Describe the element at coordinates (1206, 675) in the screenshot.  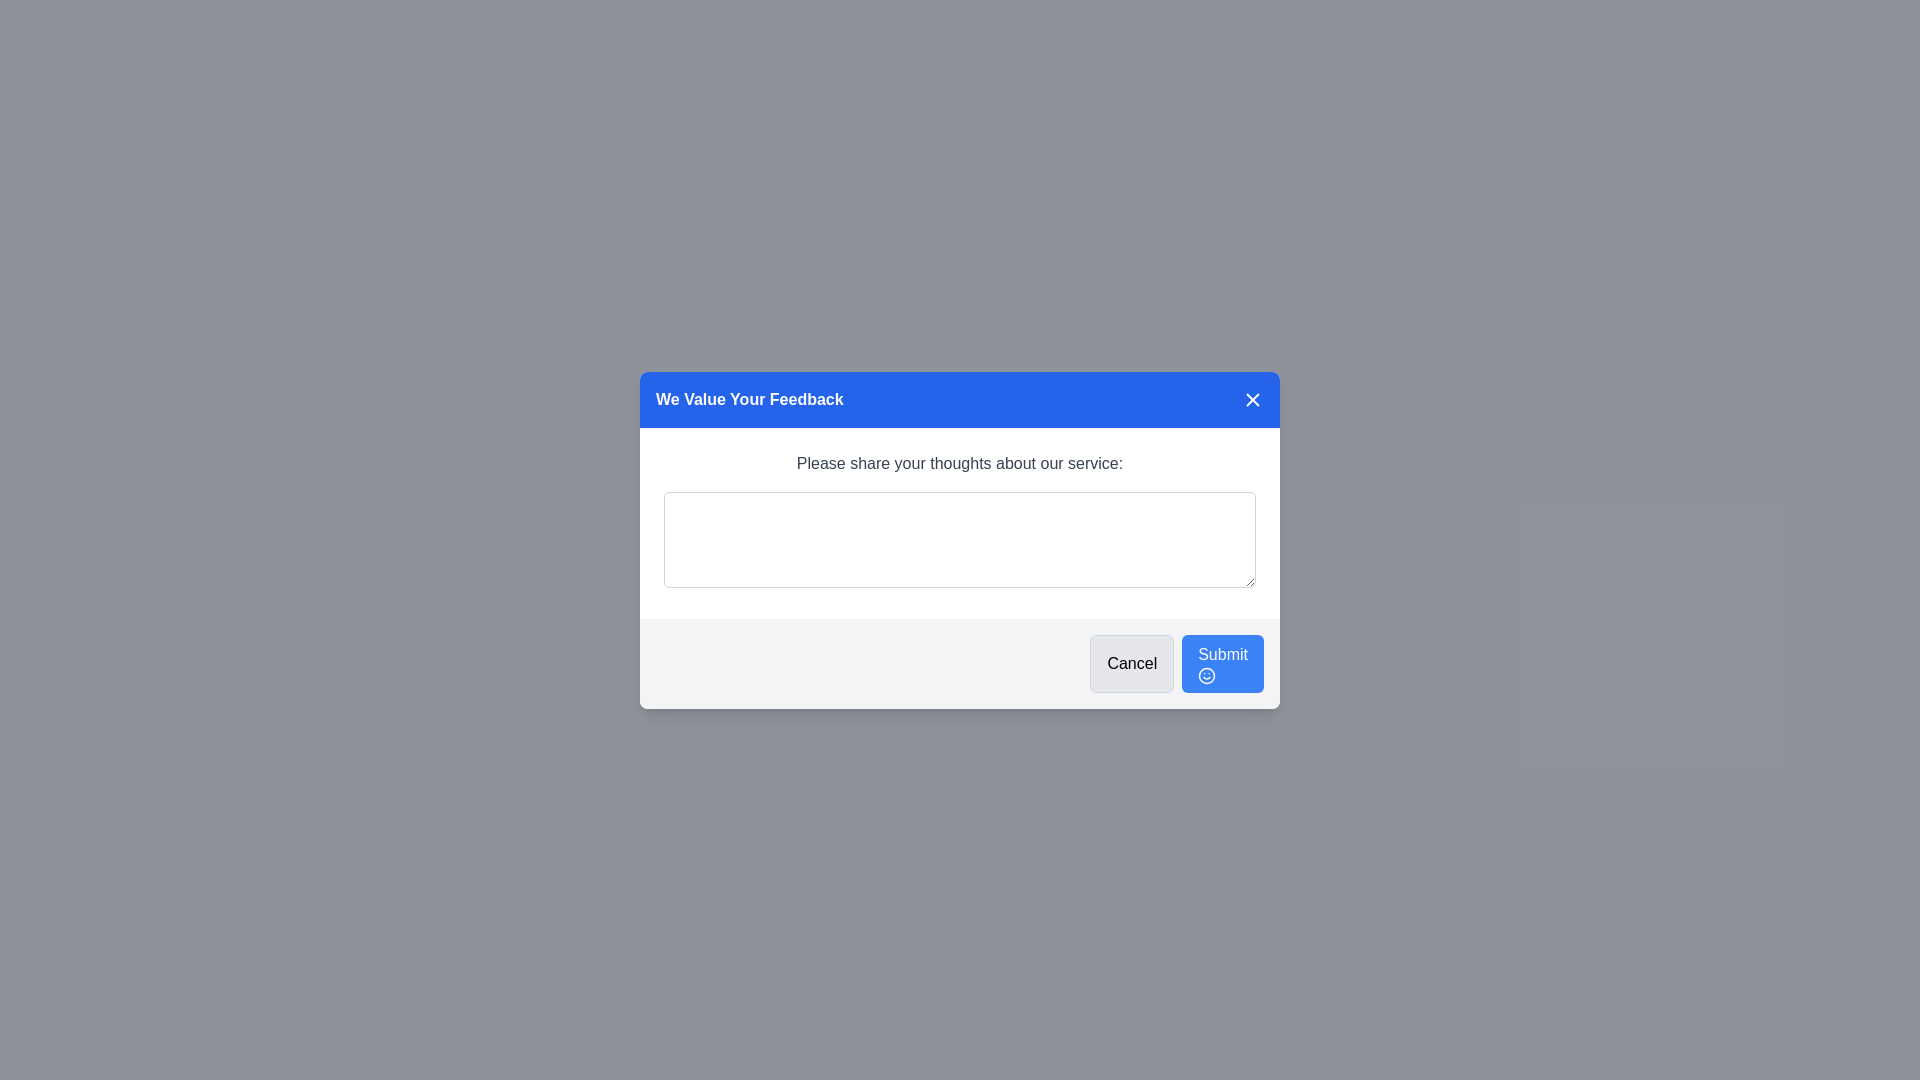
I see `the smiley face icon located inside the 'Submit' button at the bottom-right corner of the feedback popup dialog` at that location.